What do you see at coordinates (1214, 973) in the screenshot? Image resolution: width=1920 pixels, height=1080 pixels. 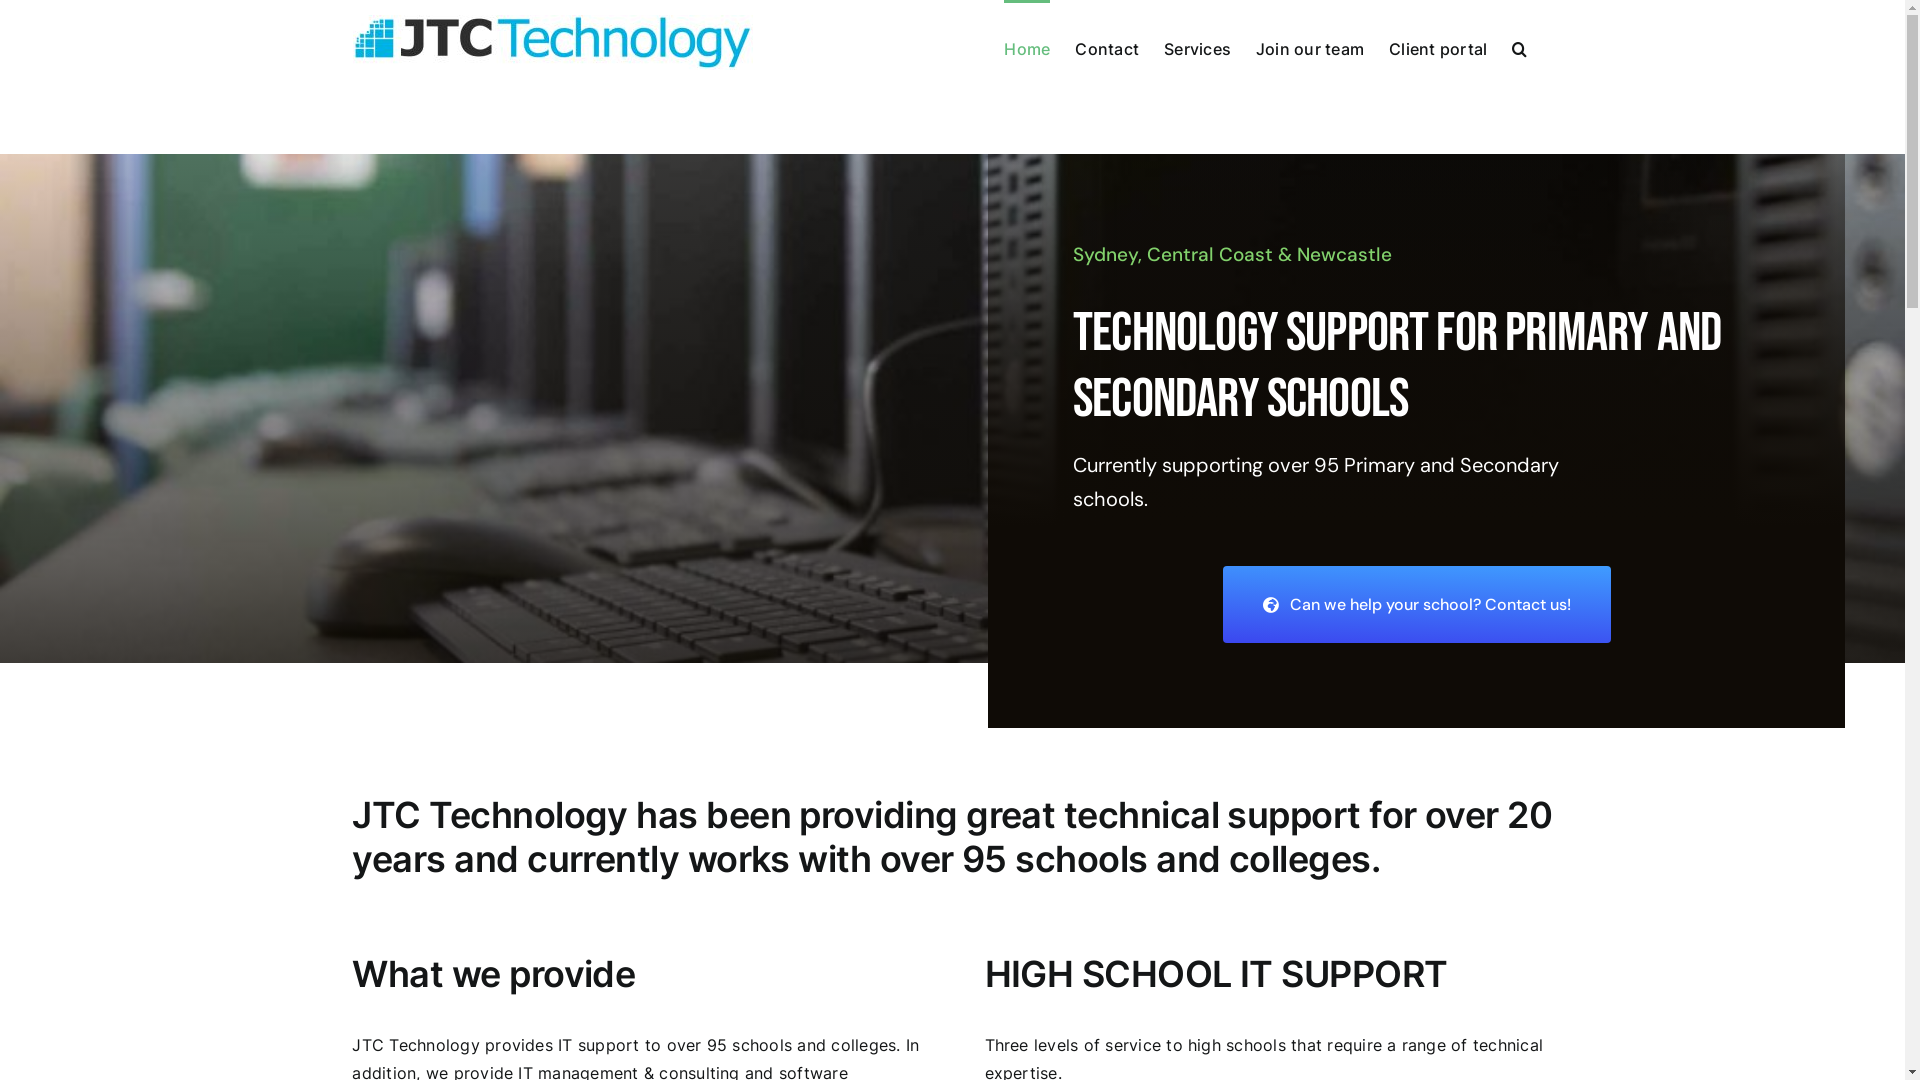 I see `'HIGH SCHOOL IT SUPPORT'` at bounding box center [1214, 973].